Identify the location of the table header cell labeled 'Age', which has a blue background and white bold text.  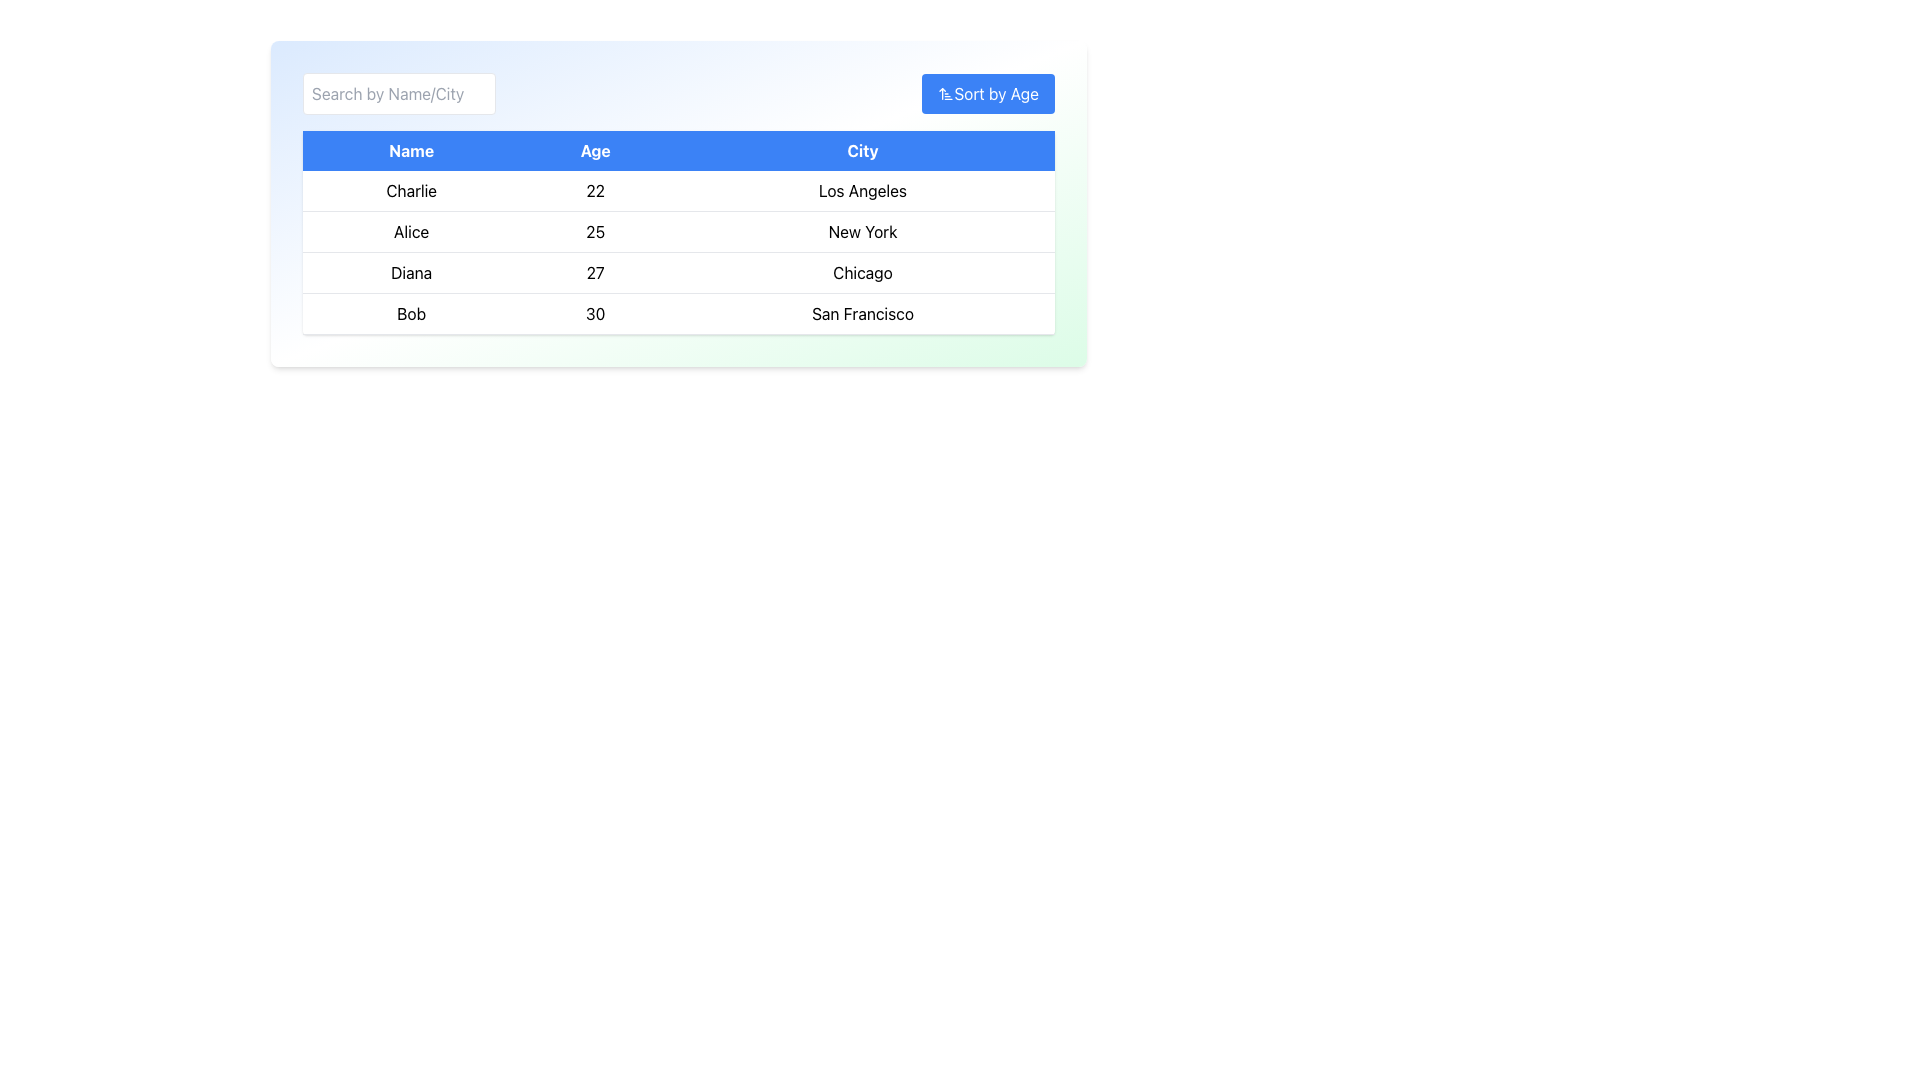
(594, 149).